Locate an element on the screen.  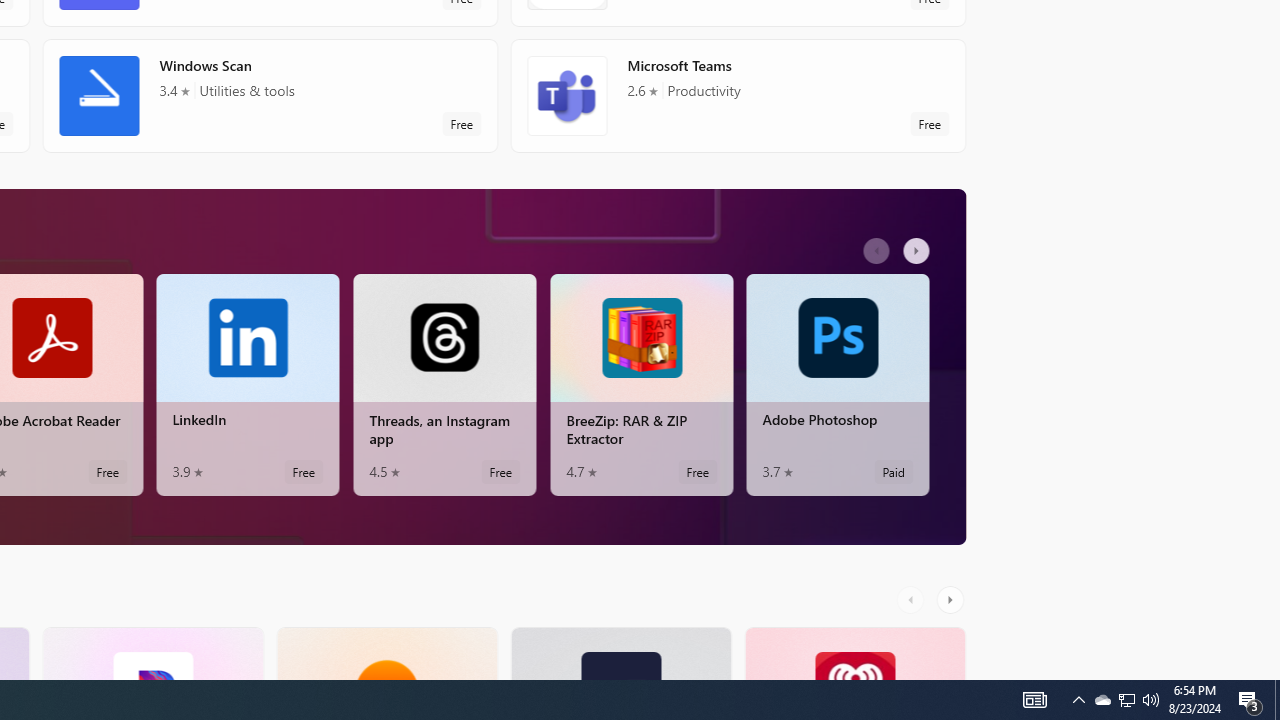
'LinkedIn. Average rating of 3.9 out of five stars. Free  ' is located at coordinates (246, 384).